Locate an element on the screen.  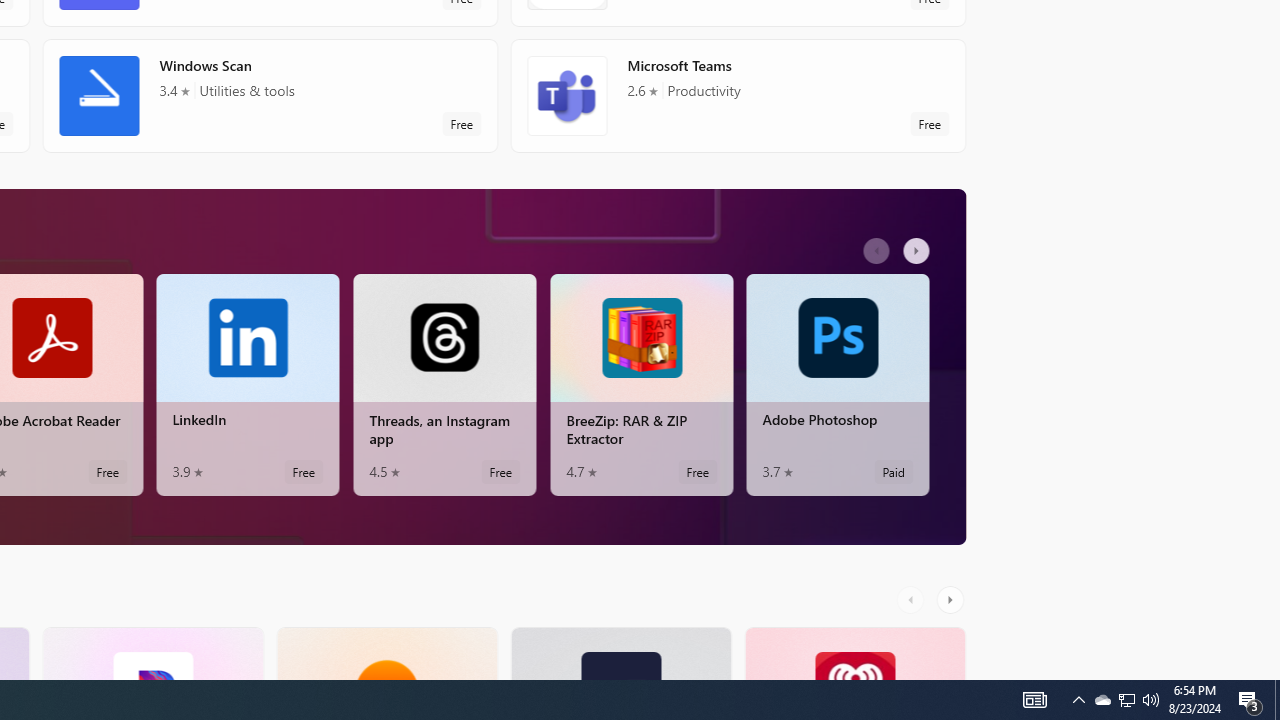
'LinkedIn. Average rating of 3.9 out of five stars. Free  ' is located at coordinates (246, 384).